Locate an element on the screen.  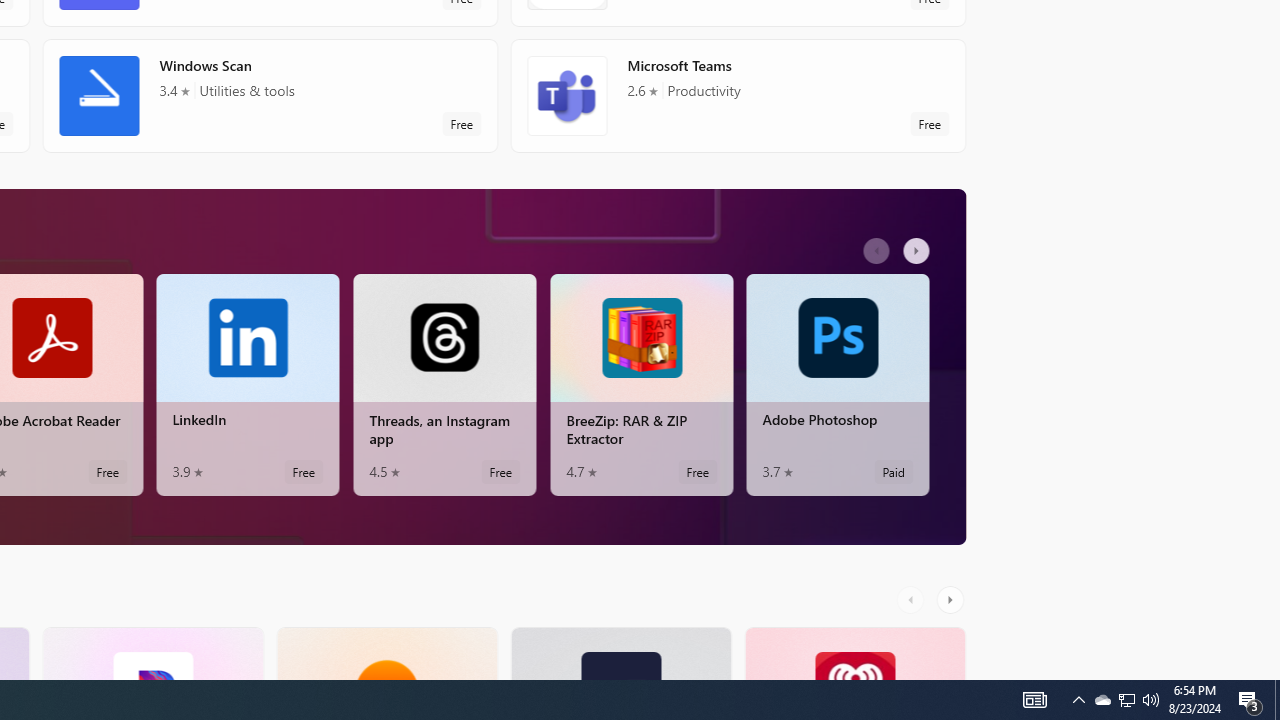
'LinkedIn. Average rating of 3.9 out of five stars. Free  ' is located at coordinates (246, 384).